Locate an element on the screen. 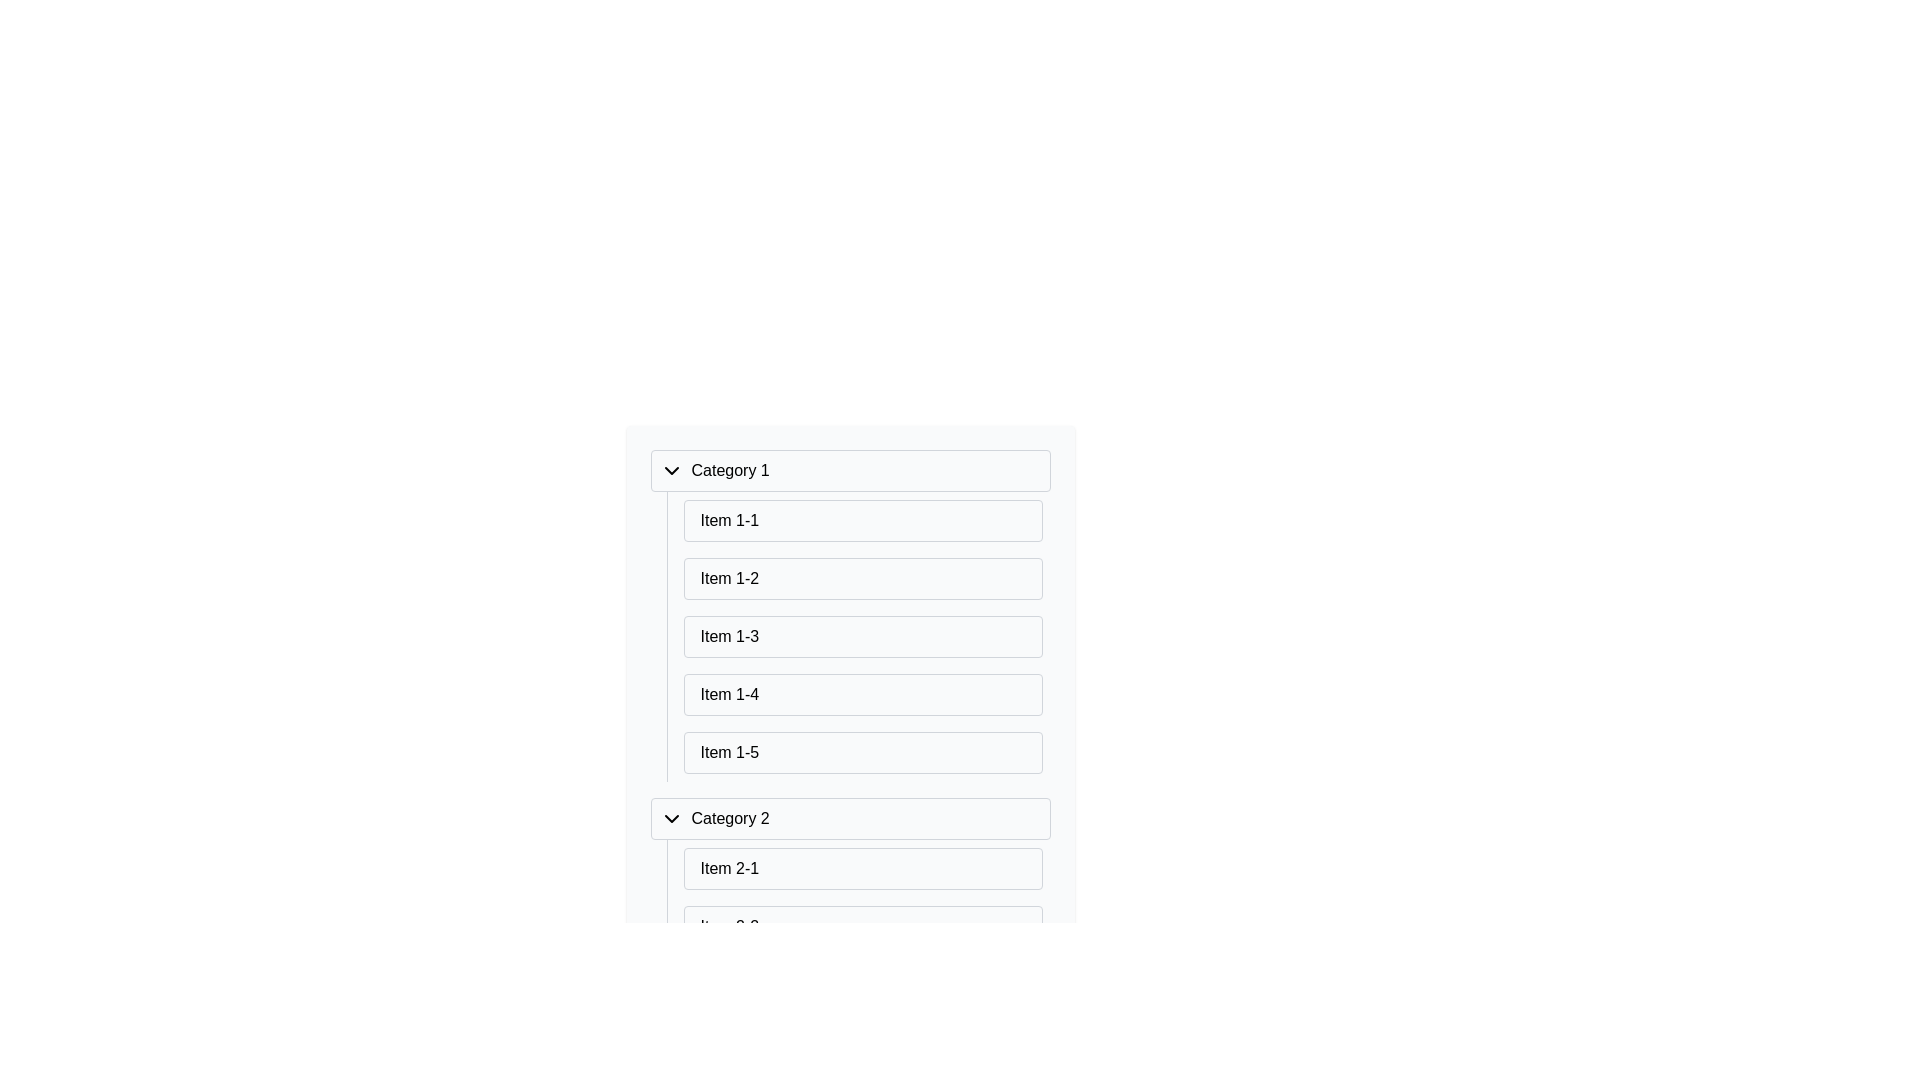 The height and width of the screenshot is (1080, 1920). the button labeled 'Item 2-1' under the 'Category 2' section is located at coordinates (863, 867).